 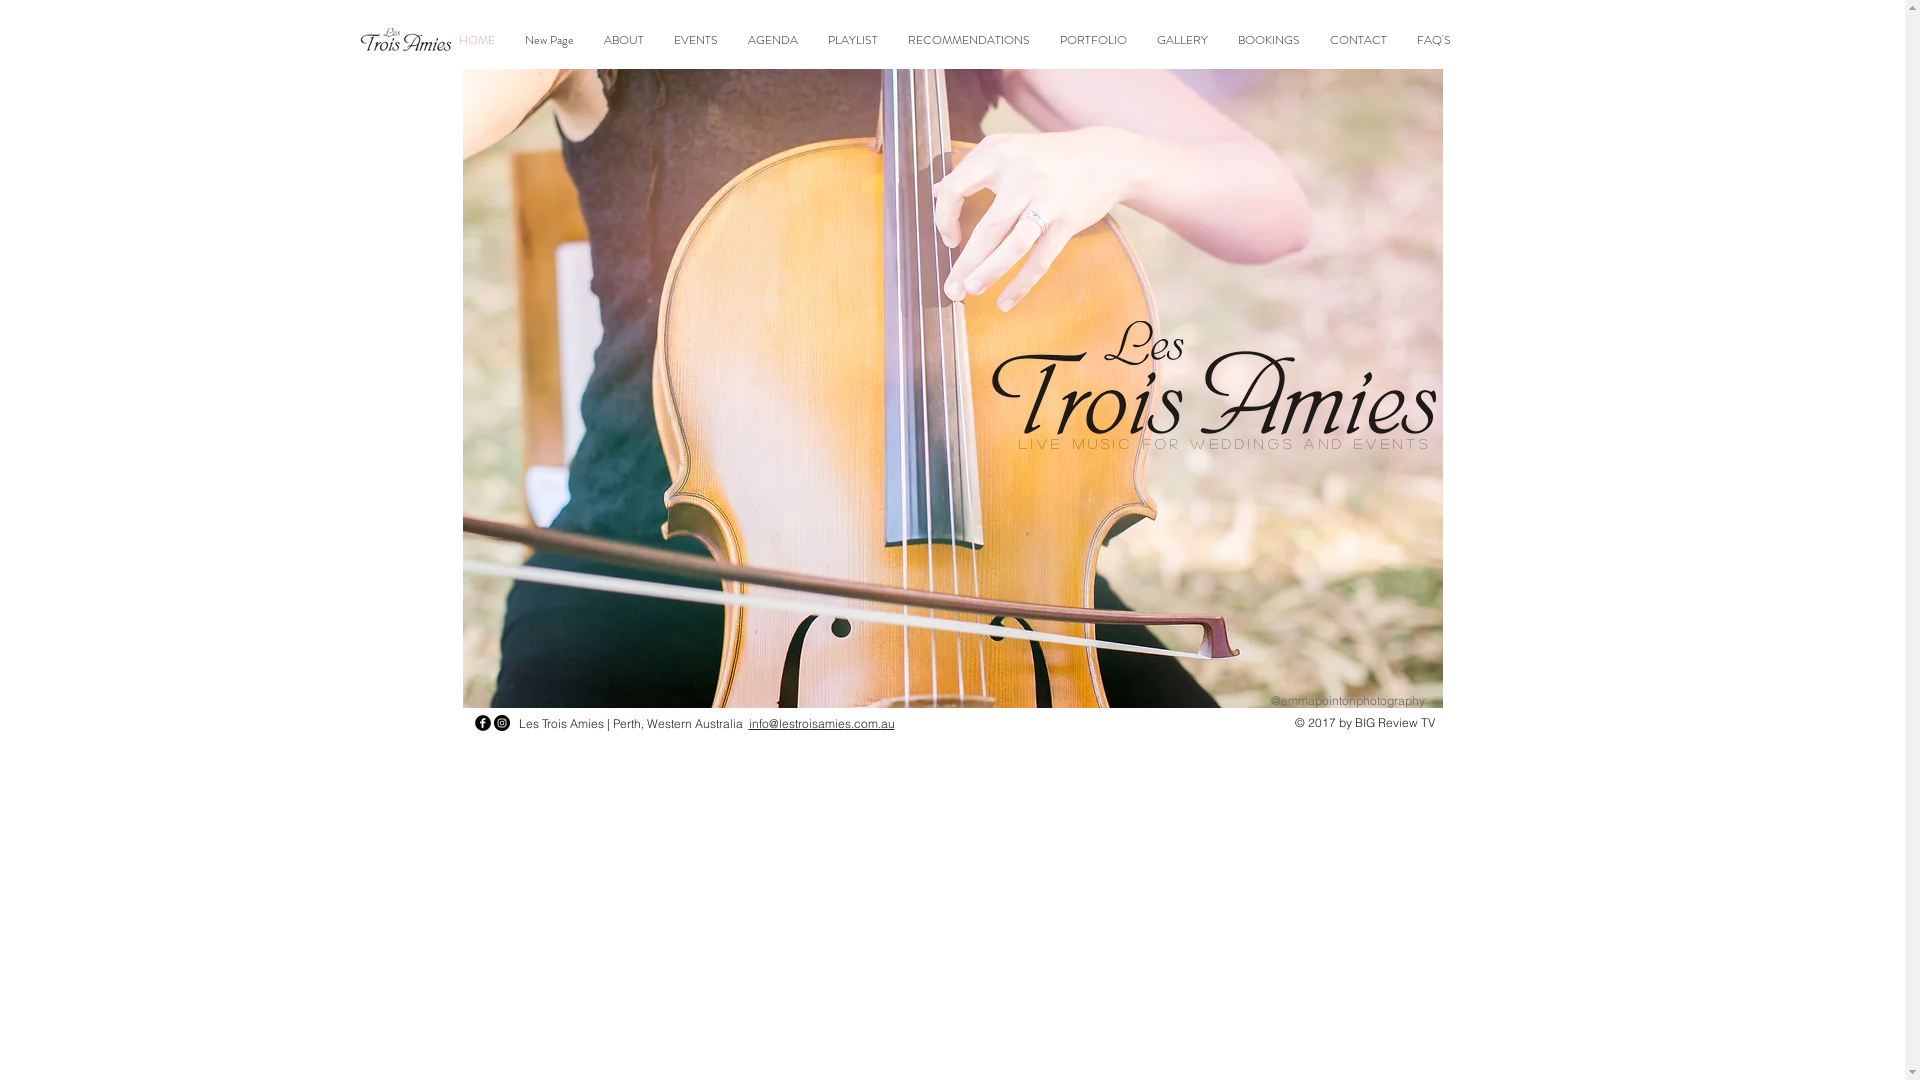 What do you see at coordinates (771, 40) in the screenshot?
I see `'AGENDA'` at bounding box center [771, 40].